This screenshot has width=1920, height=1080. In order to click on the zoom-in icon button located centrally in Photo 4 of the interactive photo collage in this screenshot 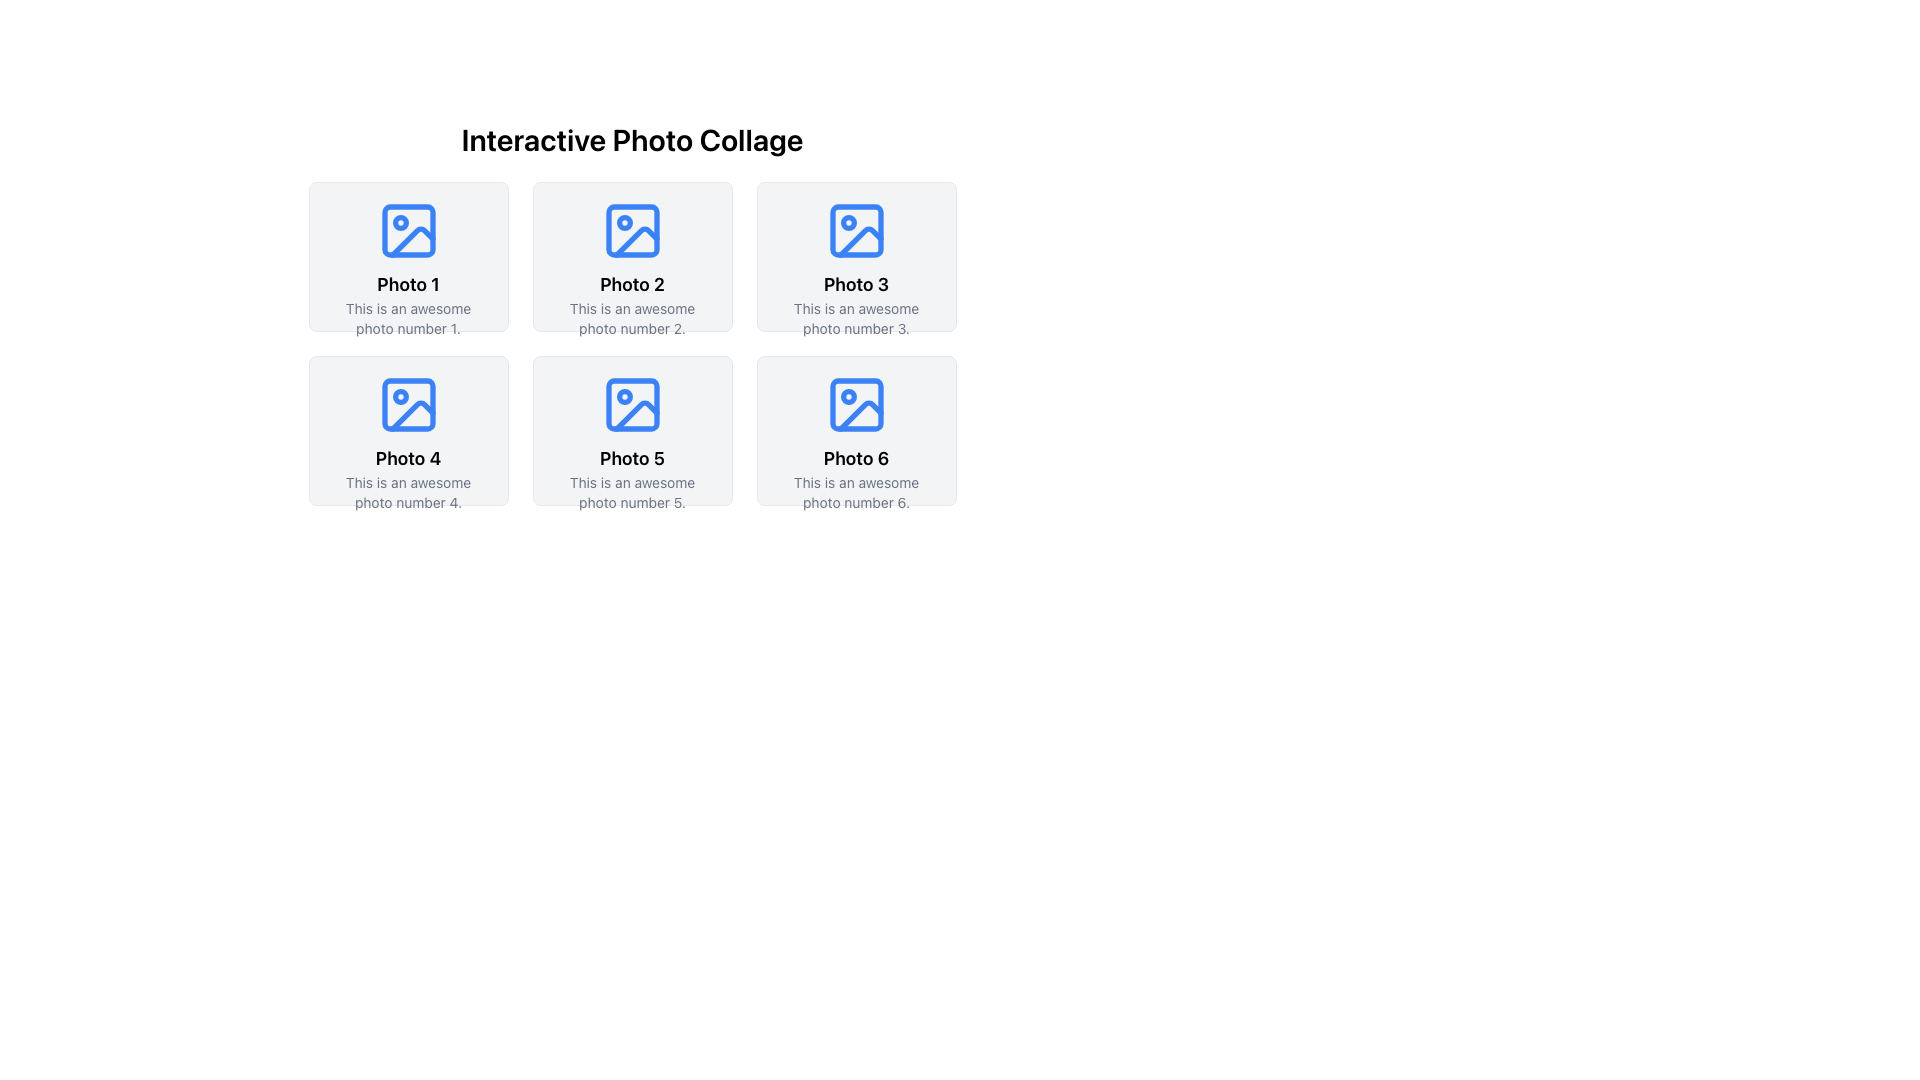, I will do `click(407, 430)`.